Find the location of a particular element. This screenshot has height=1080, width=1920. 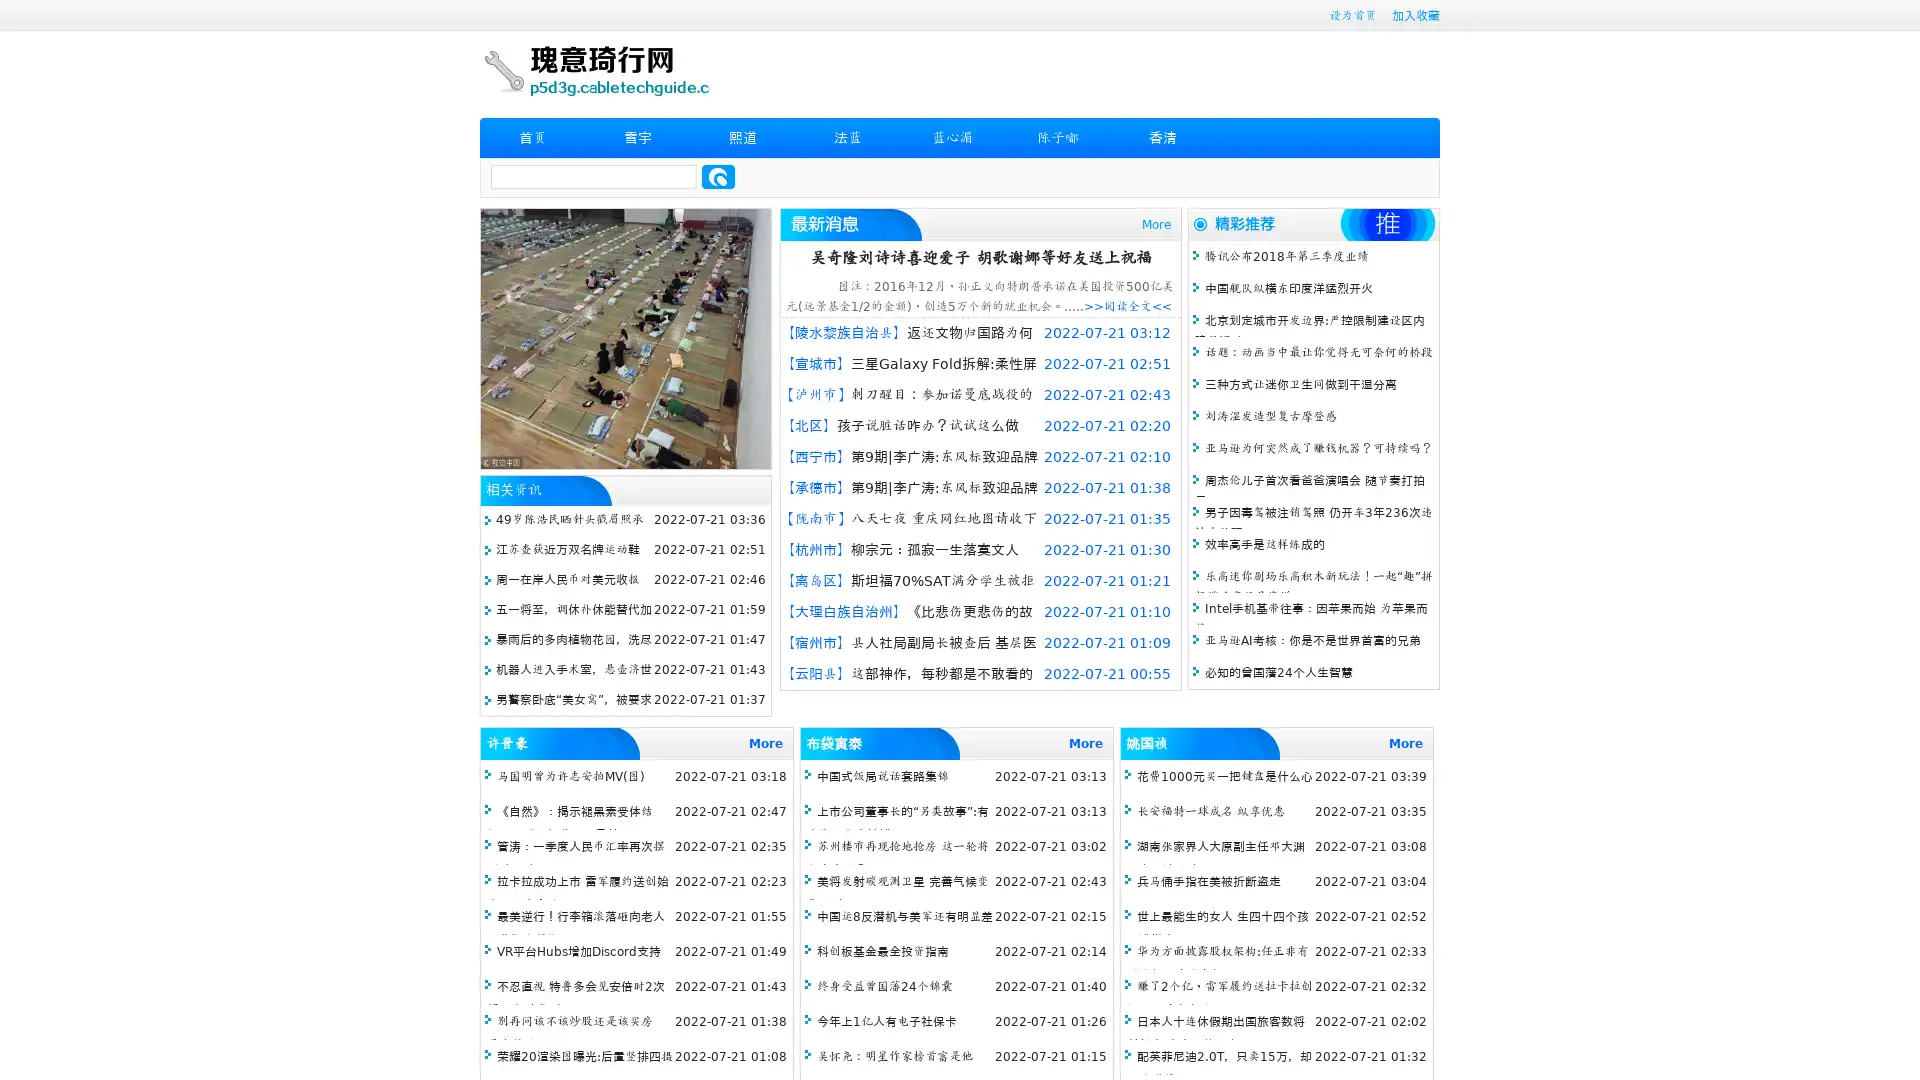

Search is located at coordinates (718, 176).